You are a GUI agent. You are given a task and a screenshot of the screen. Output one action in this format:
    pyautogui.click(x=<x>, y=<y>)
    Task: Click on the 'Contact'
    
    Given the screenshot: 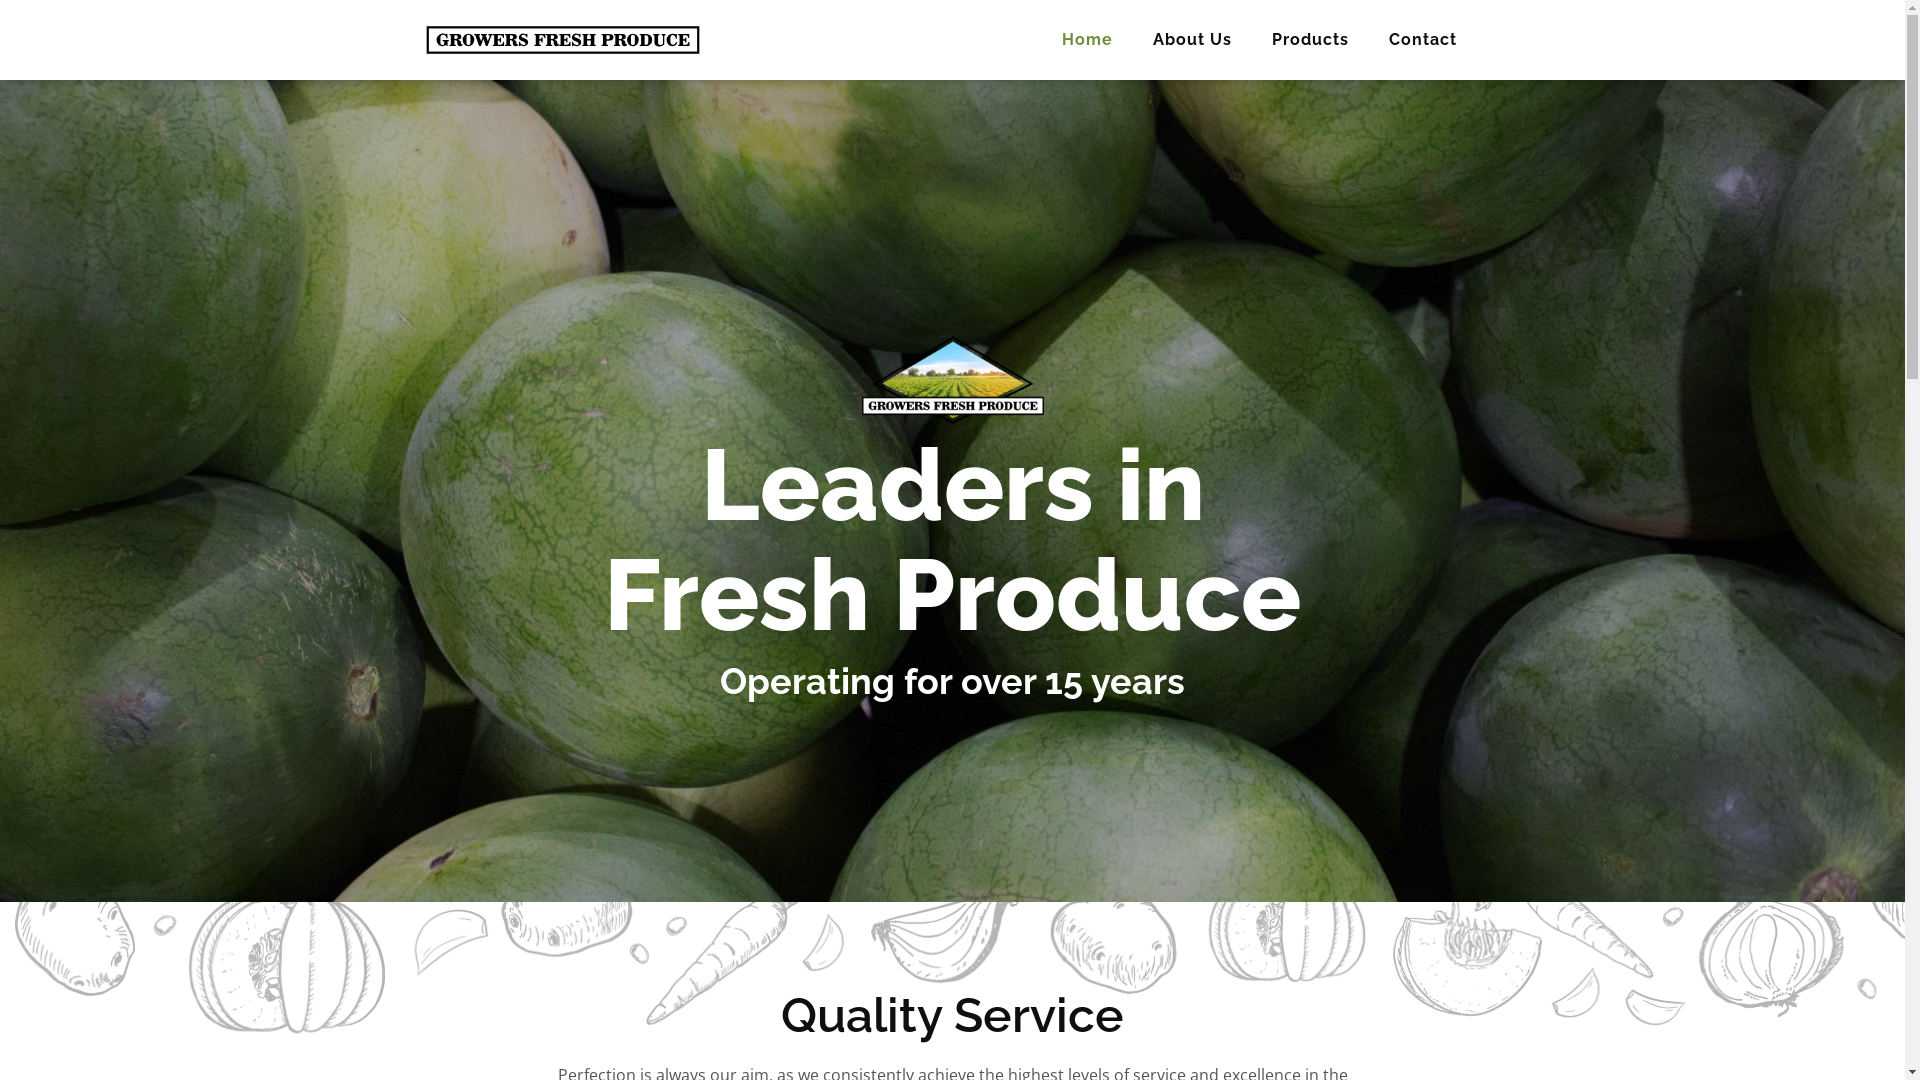 What is the action you would take?
    pyautogui.click(x=1420, y=39)
    